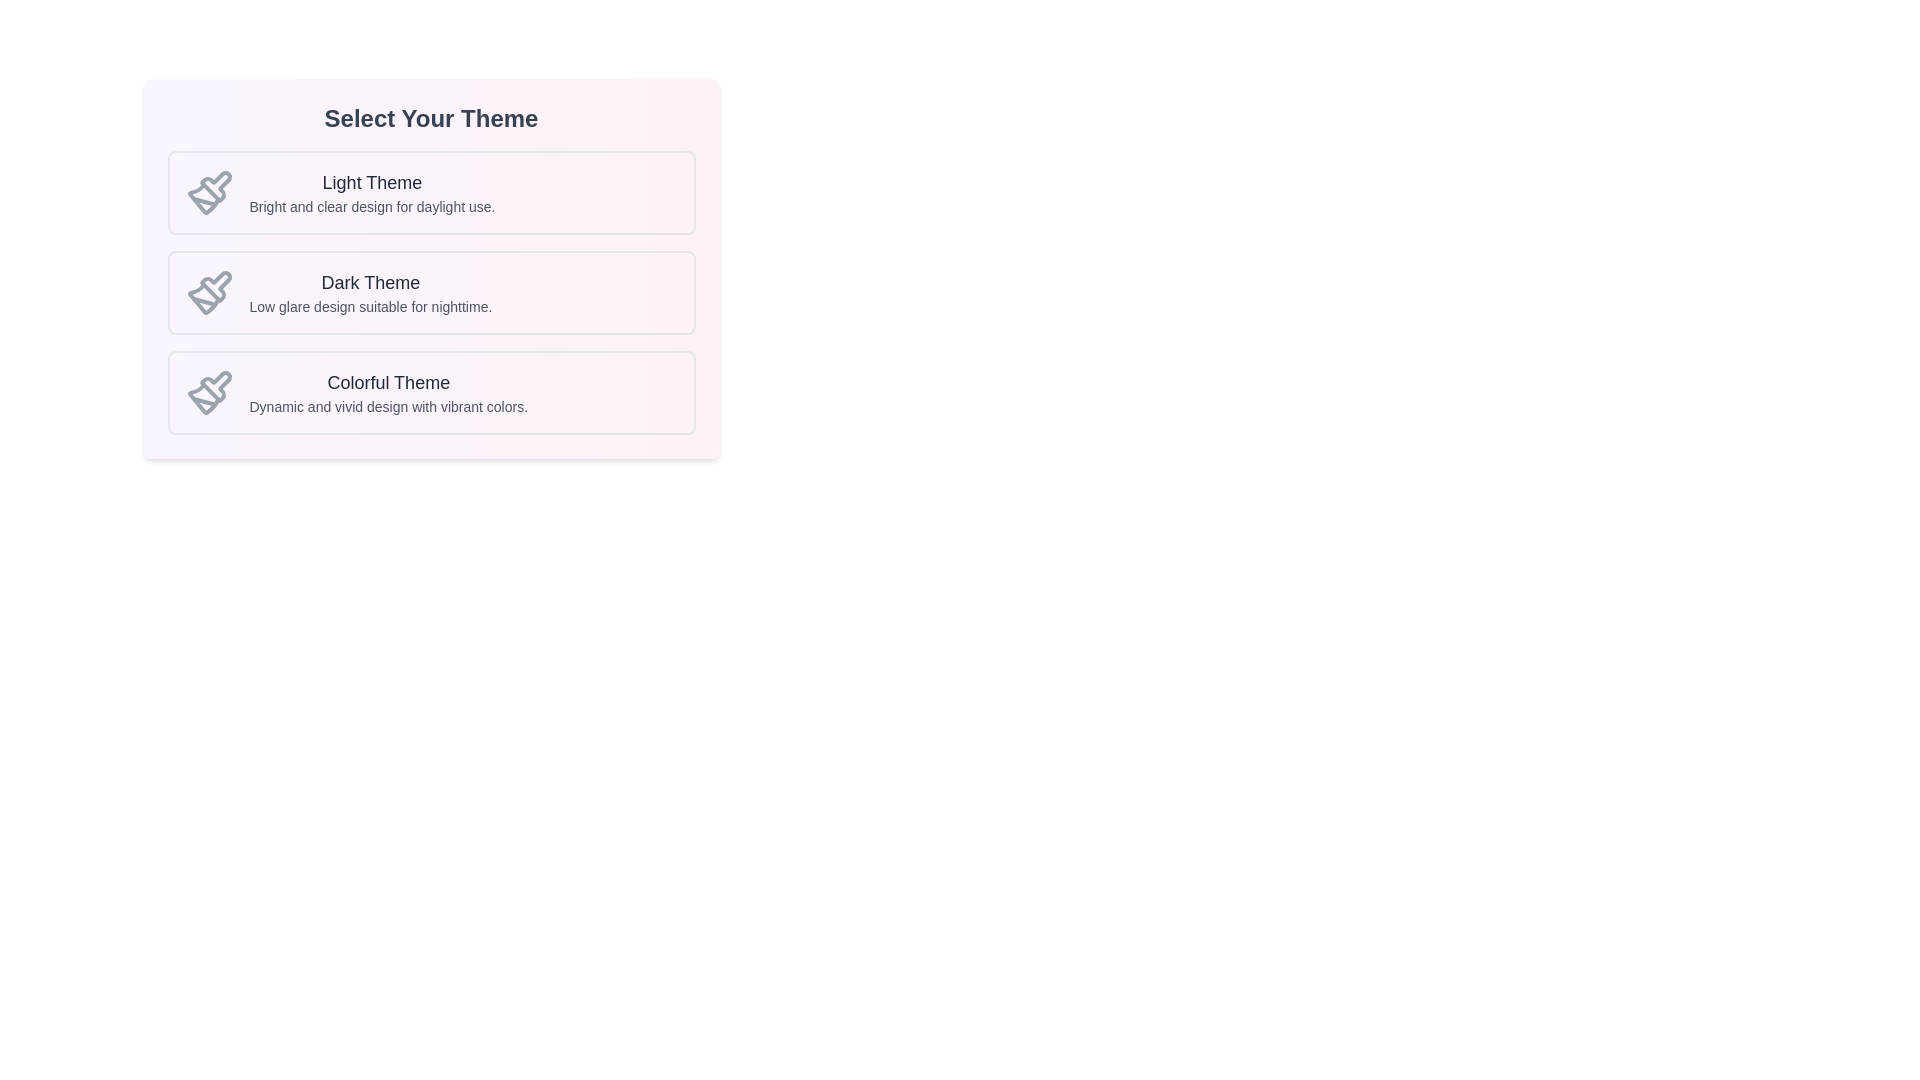 The image size is (1920, 1080). Describe the element at coordinates (370, 282) in the screenshot. I see `the 'Dark Theme' label, which is a bold text element centrally aligned in the second block of a vertically arranged theme selection list` at that location.